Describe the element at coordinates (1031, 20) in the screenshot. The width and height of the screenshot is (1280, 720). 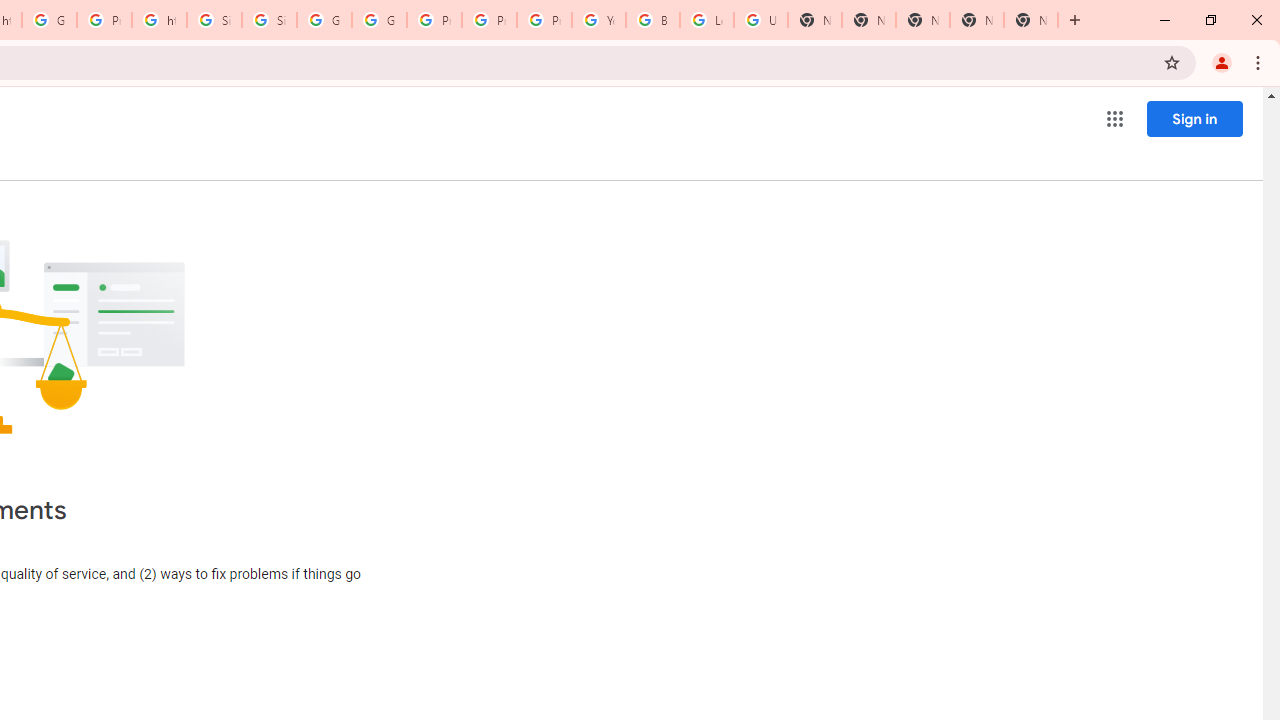
I see `'New Tab'` at that location.